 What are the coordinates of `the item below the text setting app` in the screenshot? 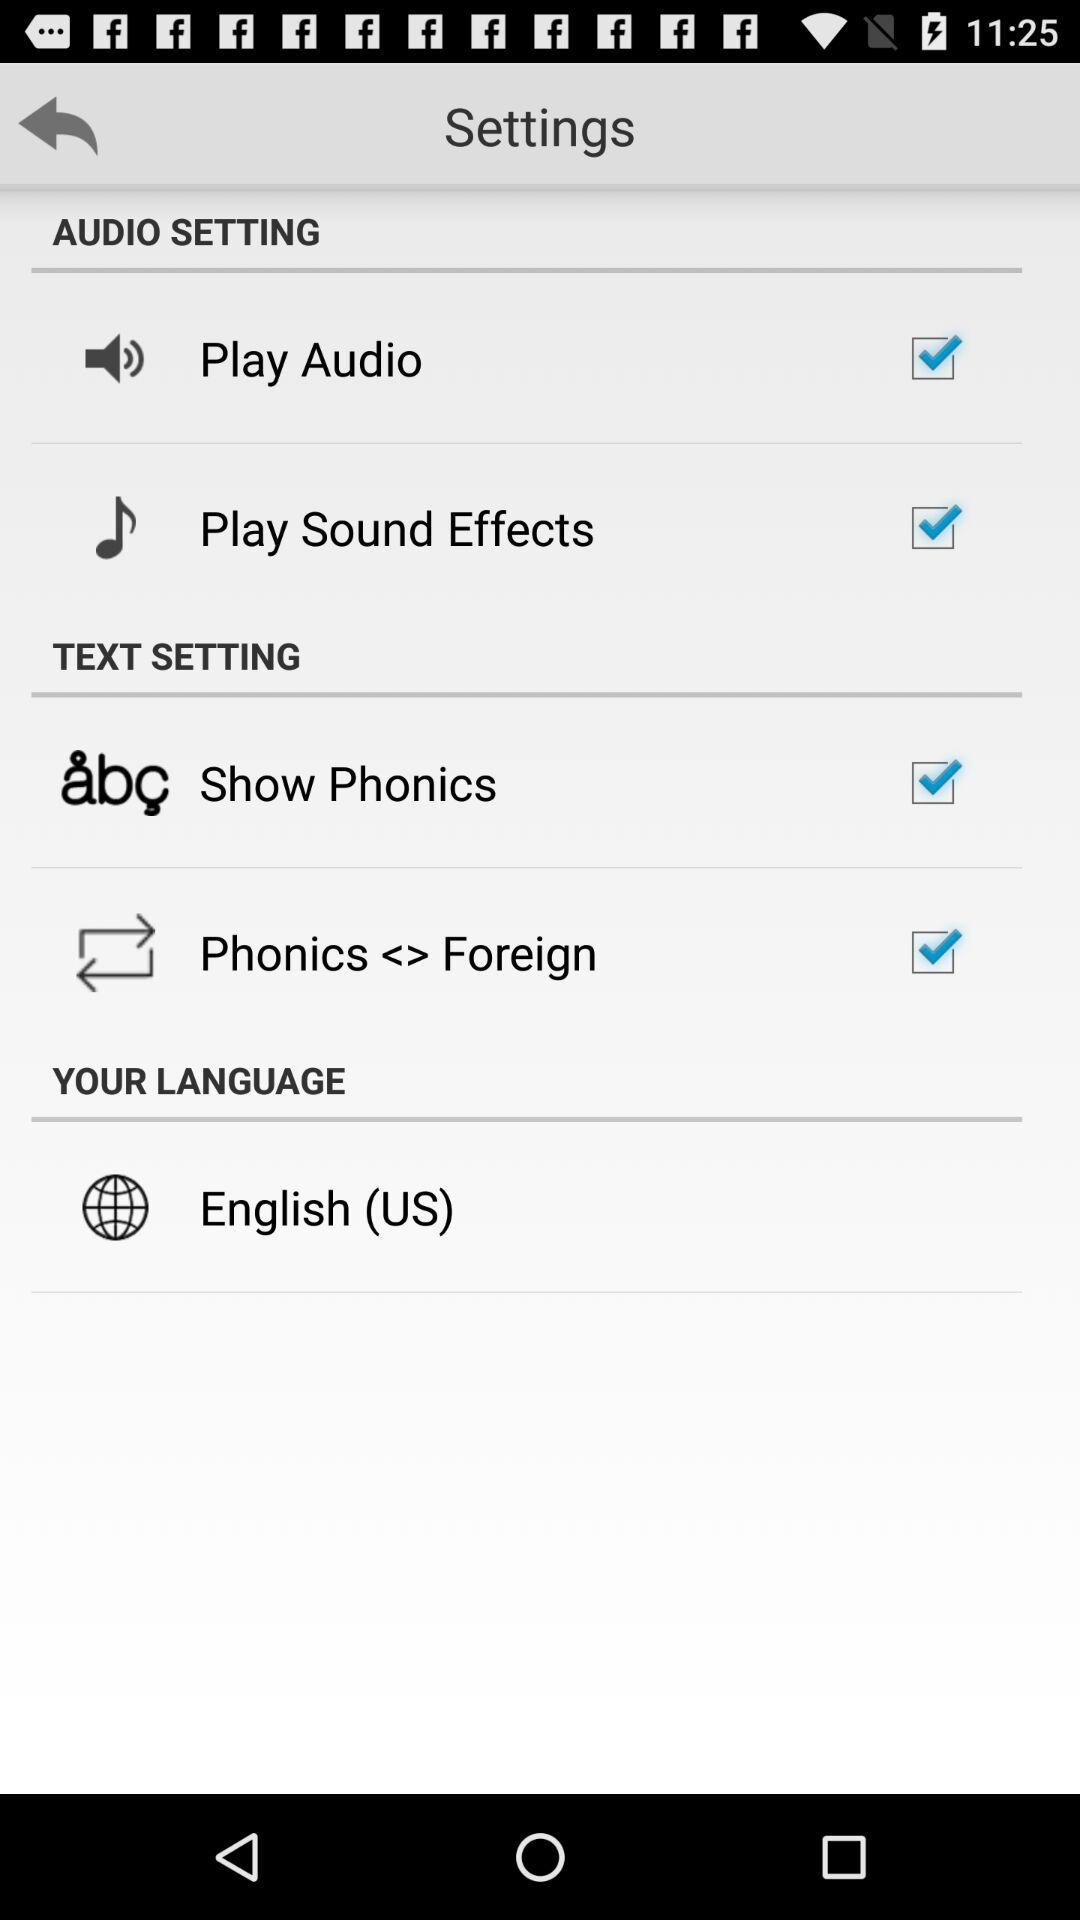 It's located at (347, 781).